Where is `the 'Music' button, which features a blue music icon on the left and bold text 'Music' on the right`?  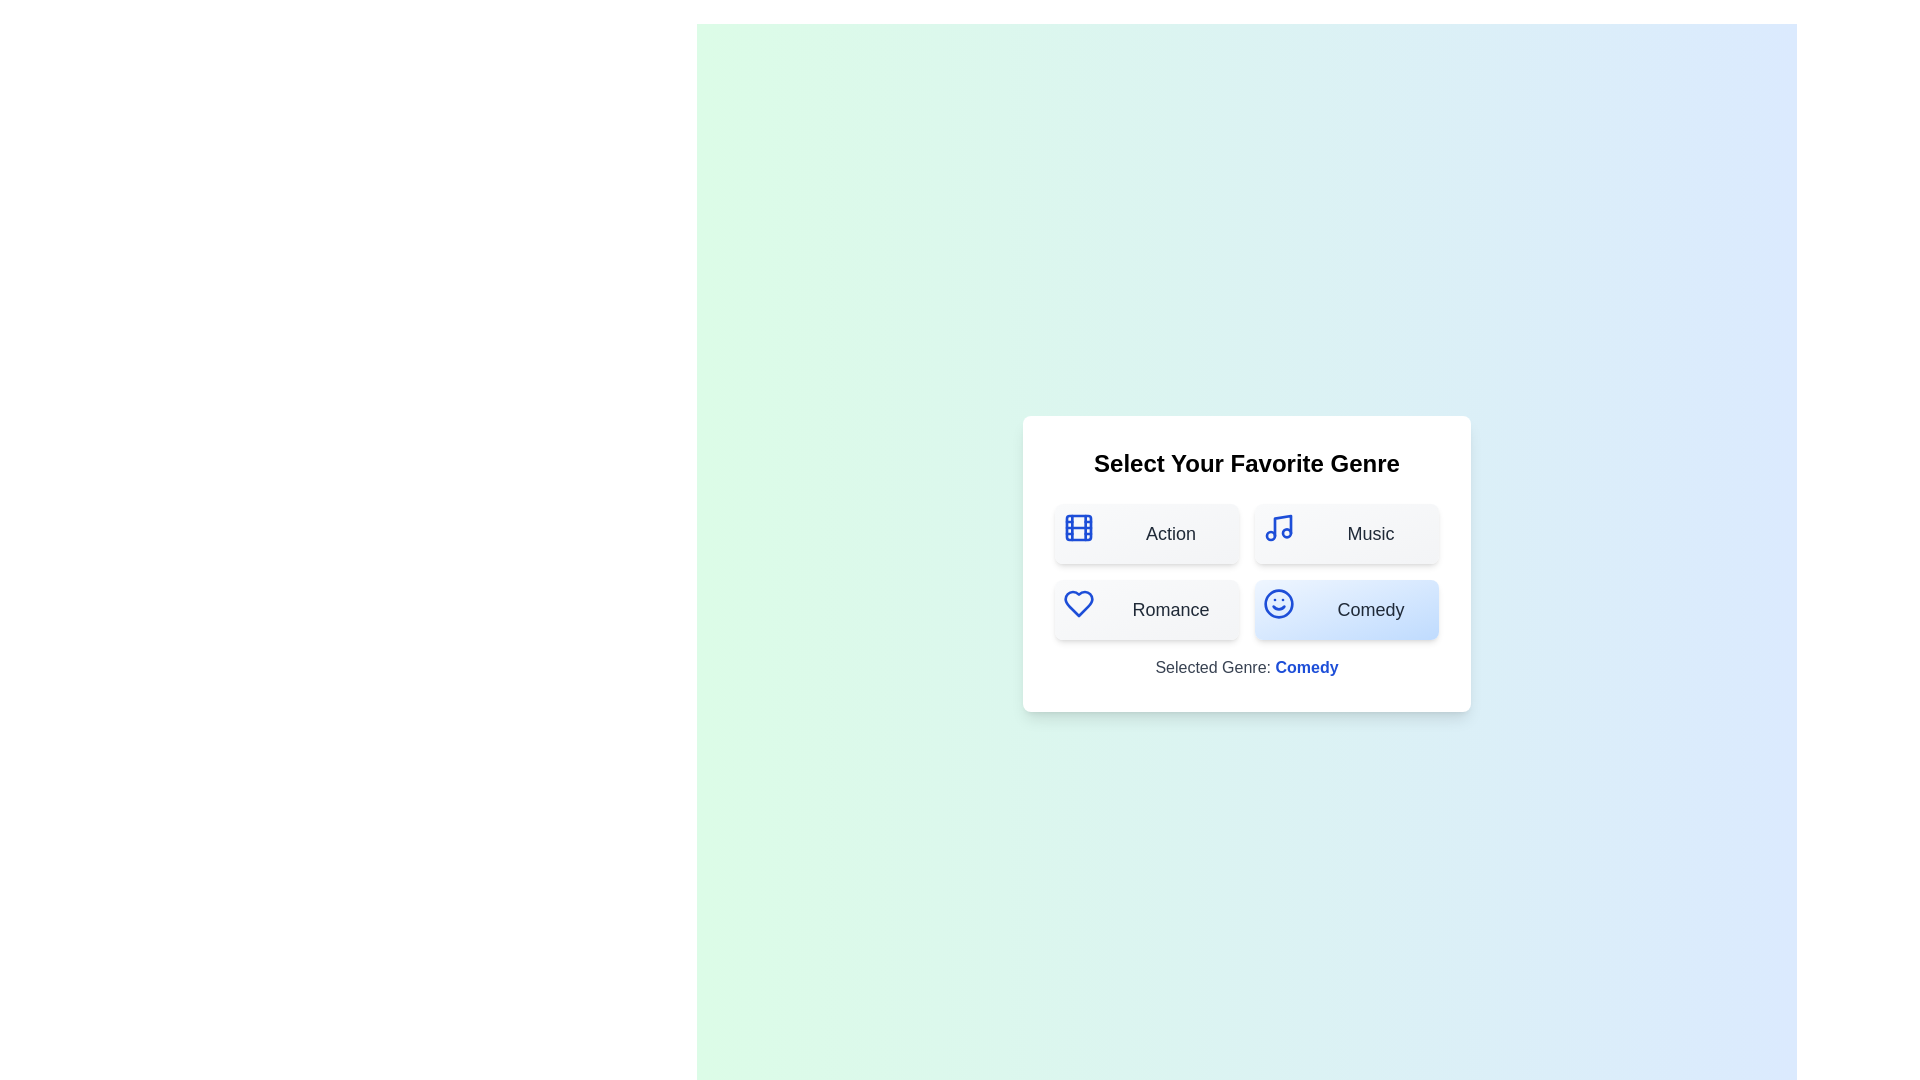
the 'Music' button, which features a blue music icon on the left and bold text 'Music' on the right is located at coordinates (1347, 532).